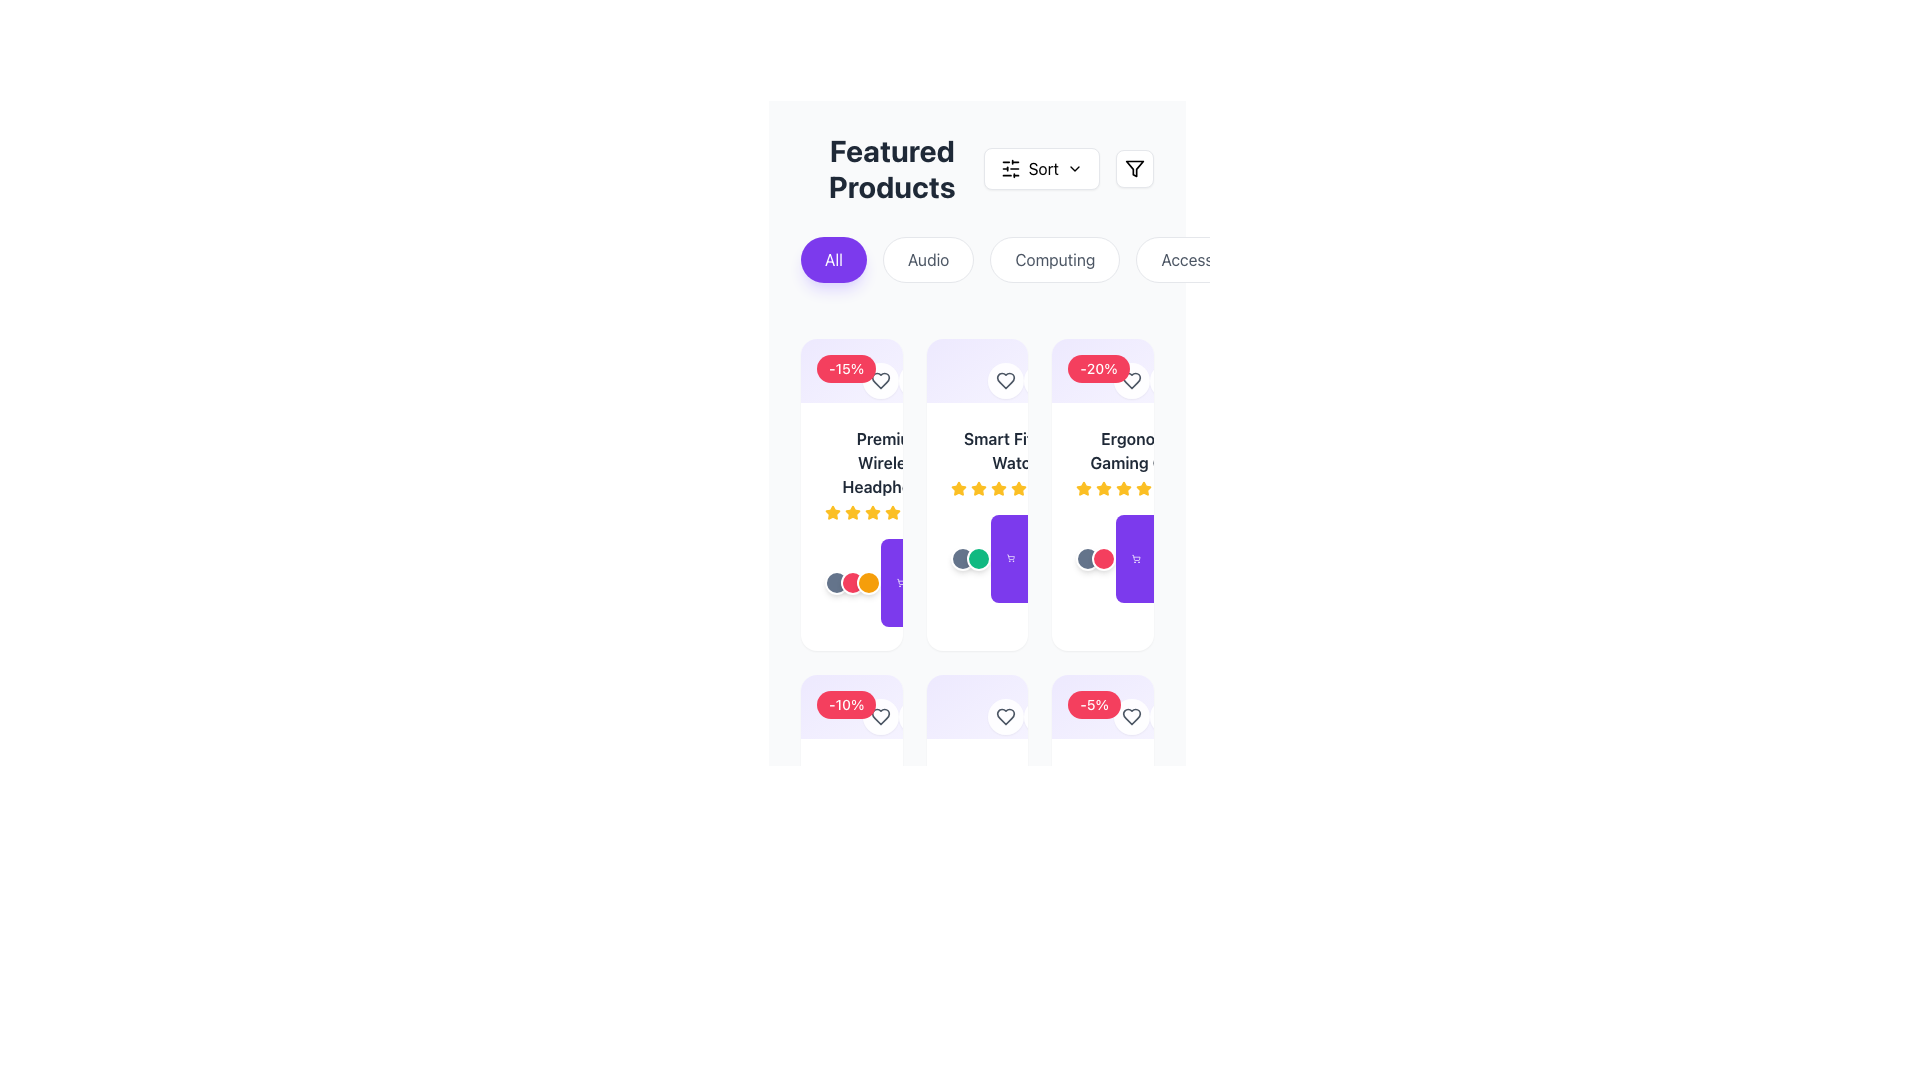 This screenshot has width=1920, height=1080. I want to click on the leftmost circular icon button at the bottom of the 'Smart Fit Watch' product card, so click(962, 559).